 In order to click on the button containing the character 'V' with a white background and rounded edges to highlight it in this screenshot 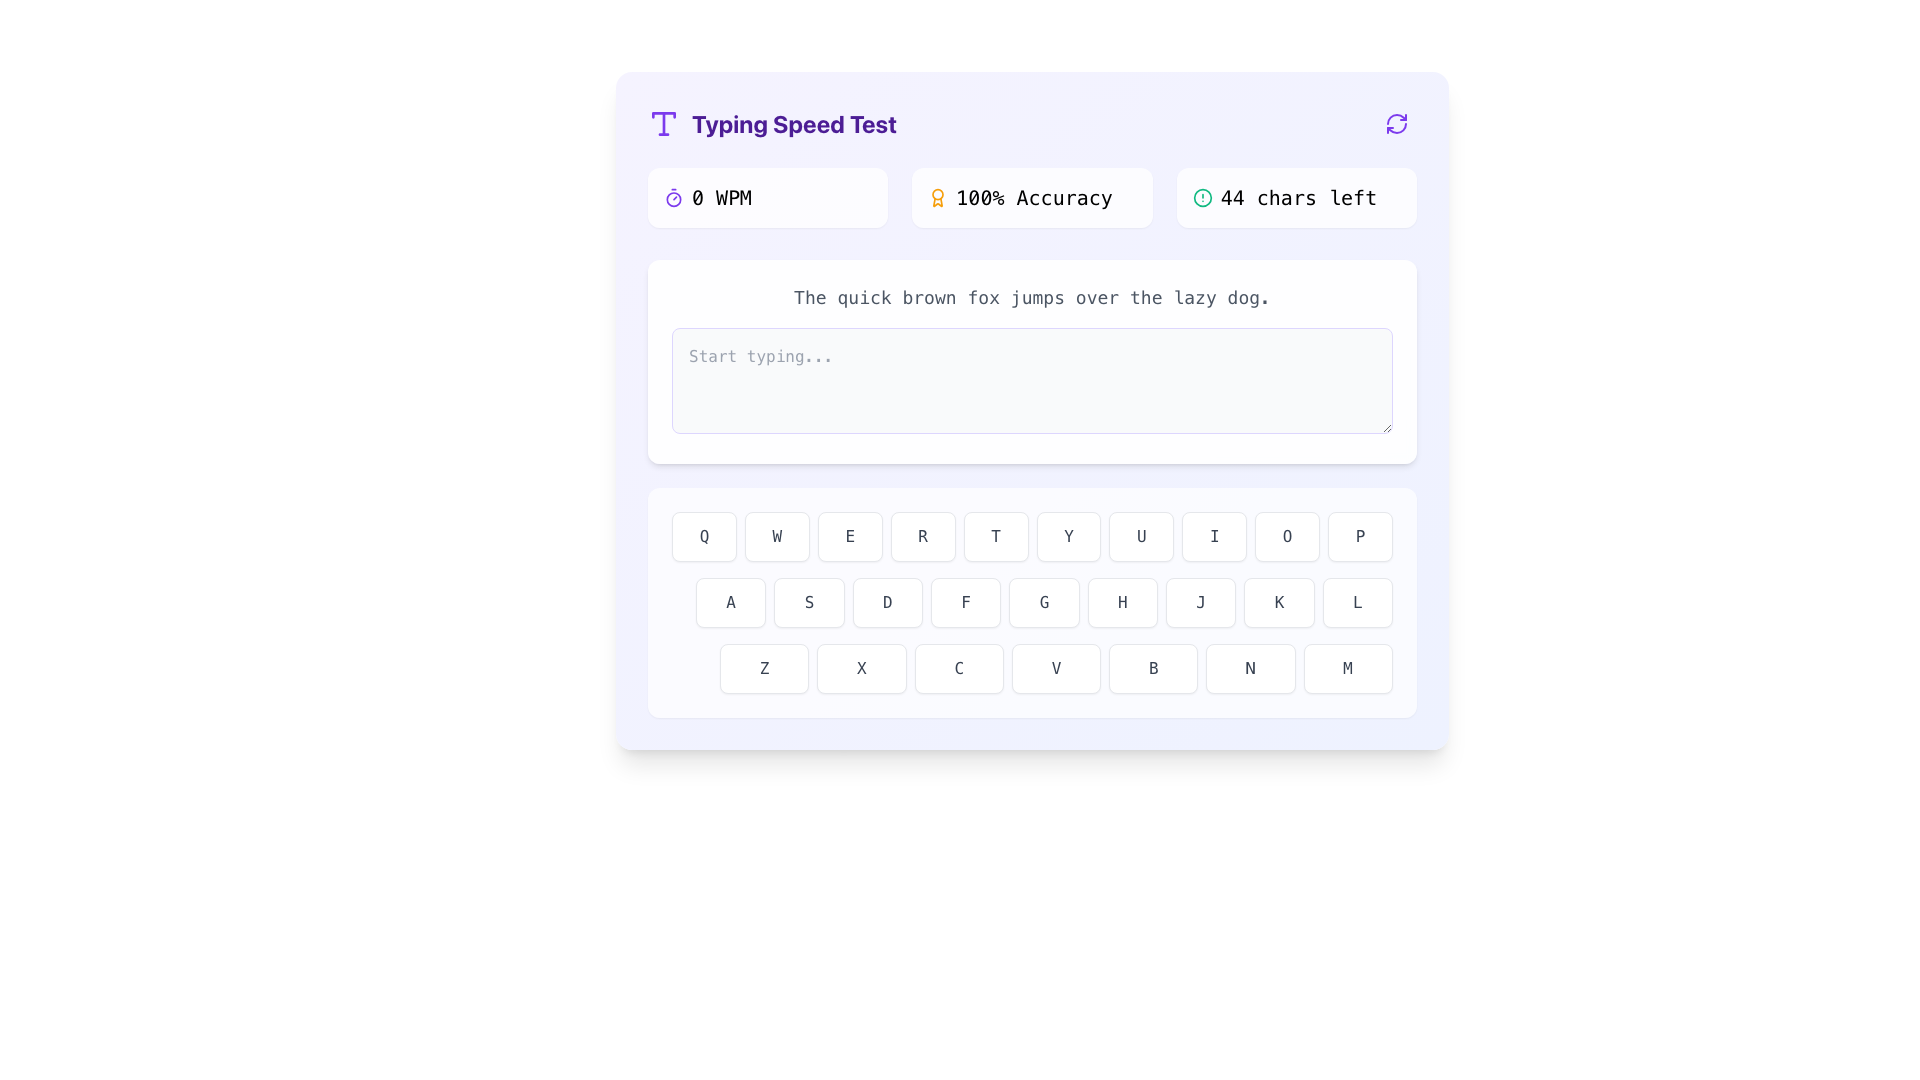, I will do `click(1055, 668)`.